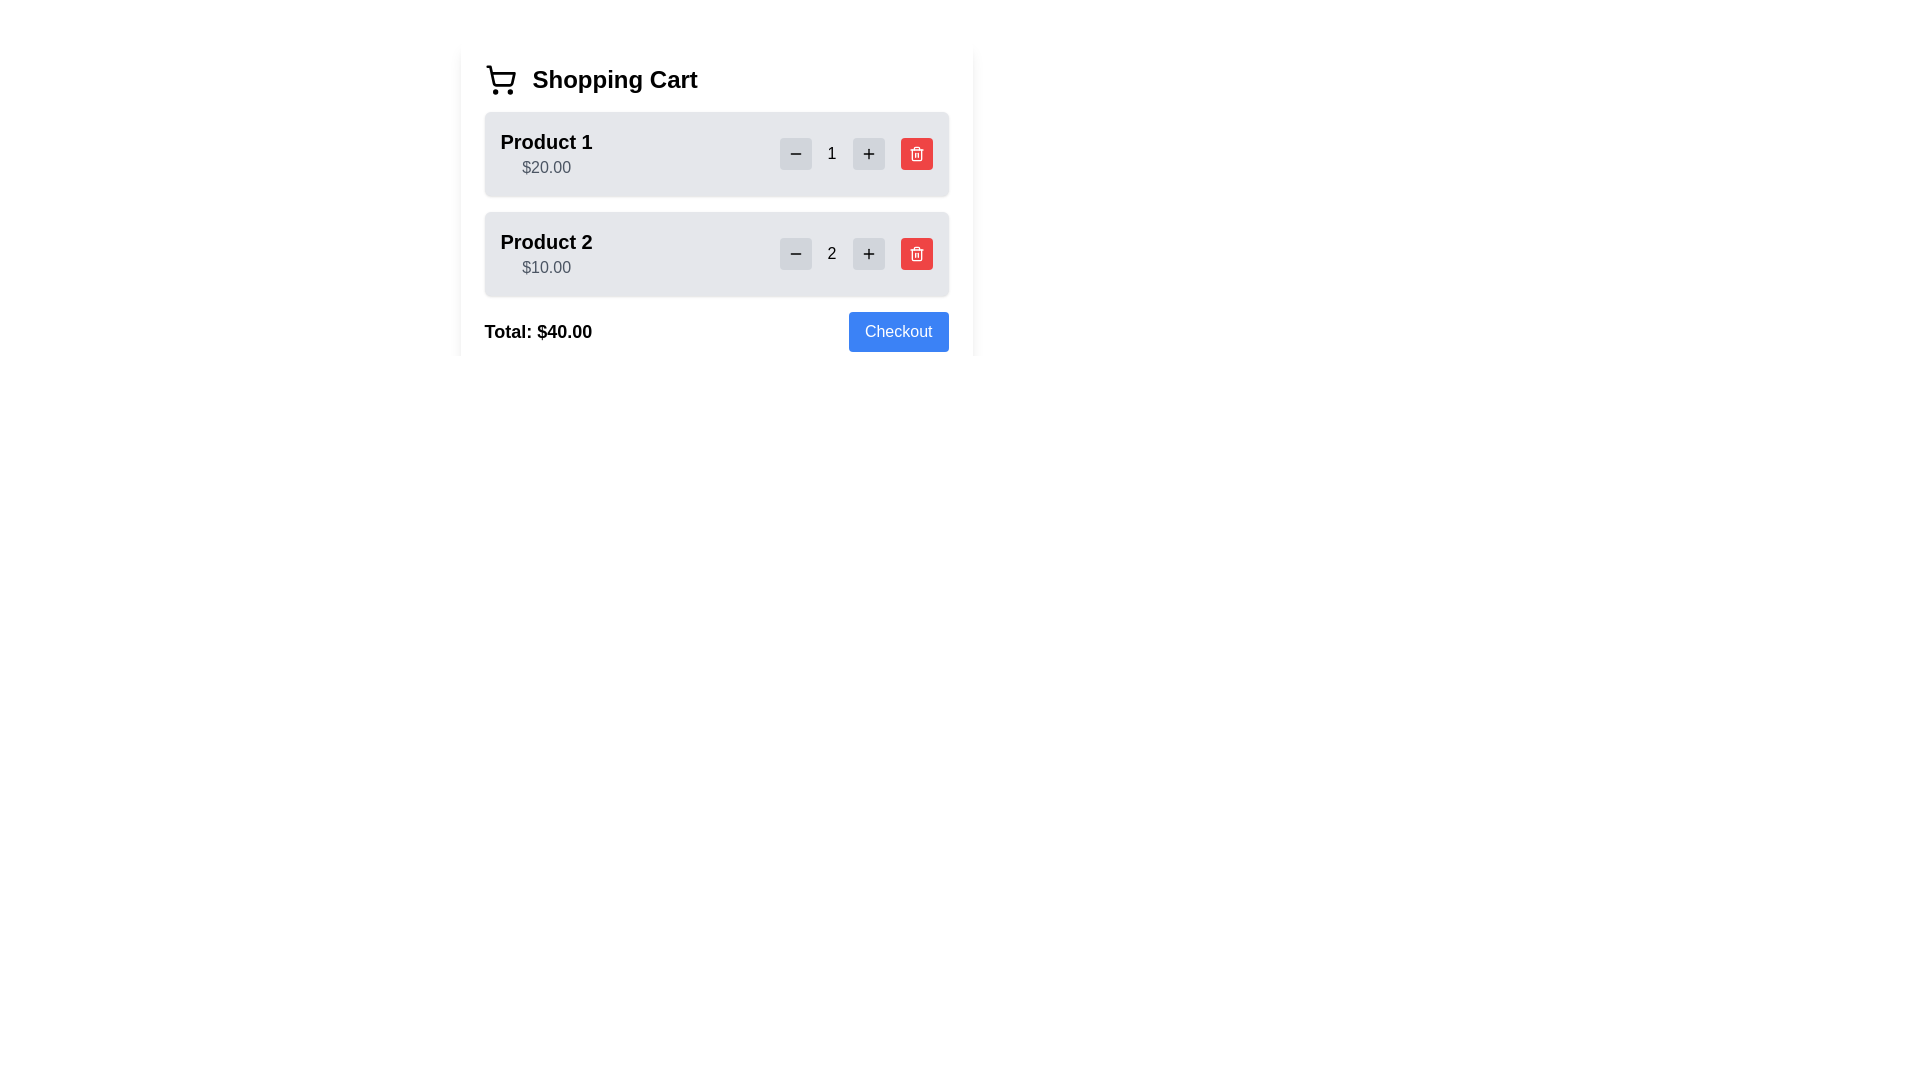  I want to click on the delete button in the shopping cart UI, which is positioned to the far right of the product entry row, adjacent to the quantity selector, so click(915, 153).